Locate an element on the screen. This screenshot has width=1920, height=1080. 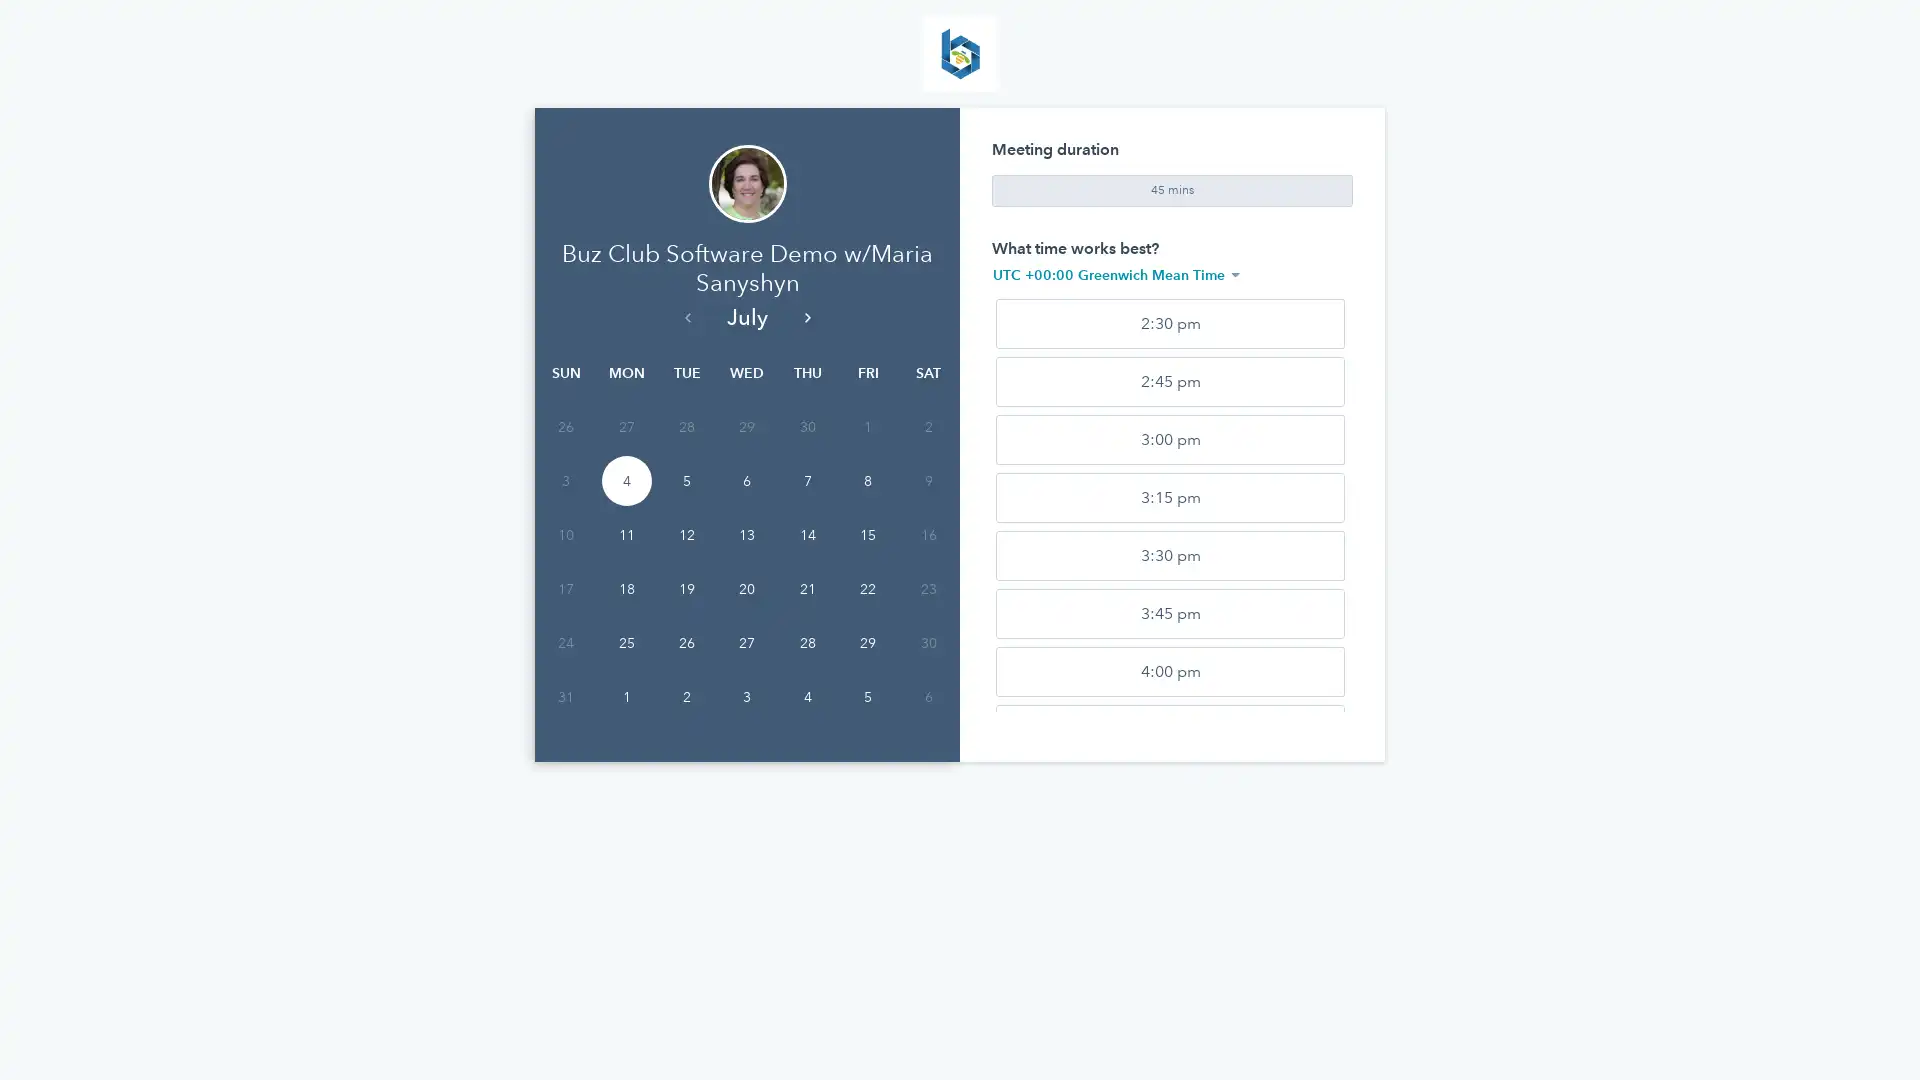
August 1st is located at coordinates (624, 696).